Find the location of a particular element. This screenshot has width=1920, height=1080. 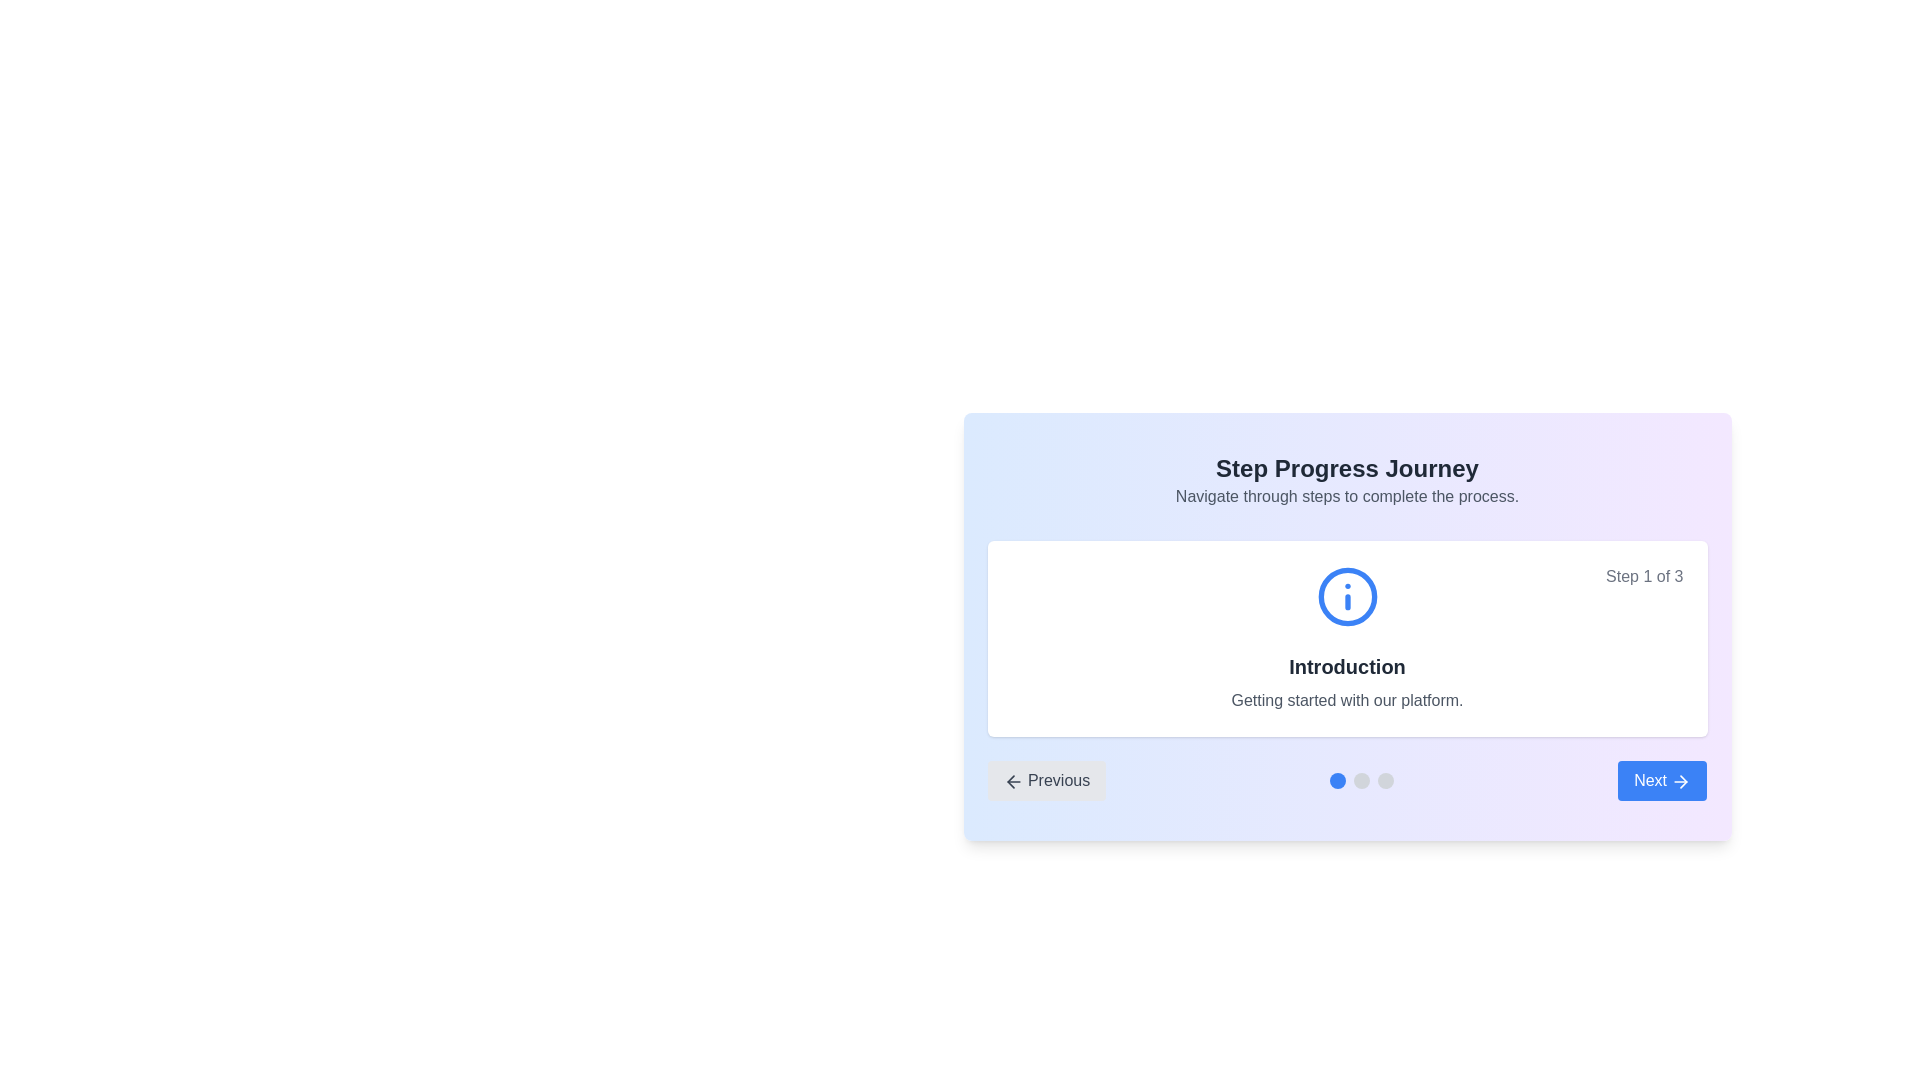

the right-pointing arrow icon located within the blue 'Next' button at the bottom-right area of the interactive card is located at coordinates (1680, 780).